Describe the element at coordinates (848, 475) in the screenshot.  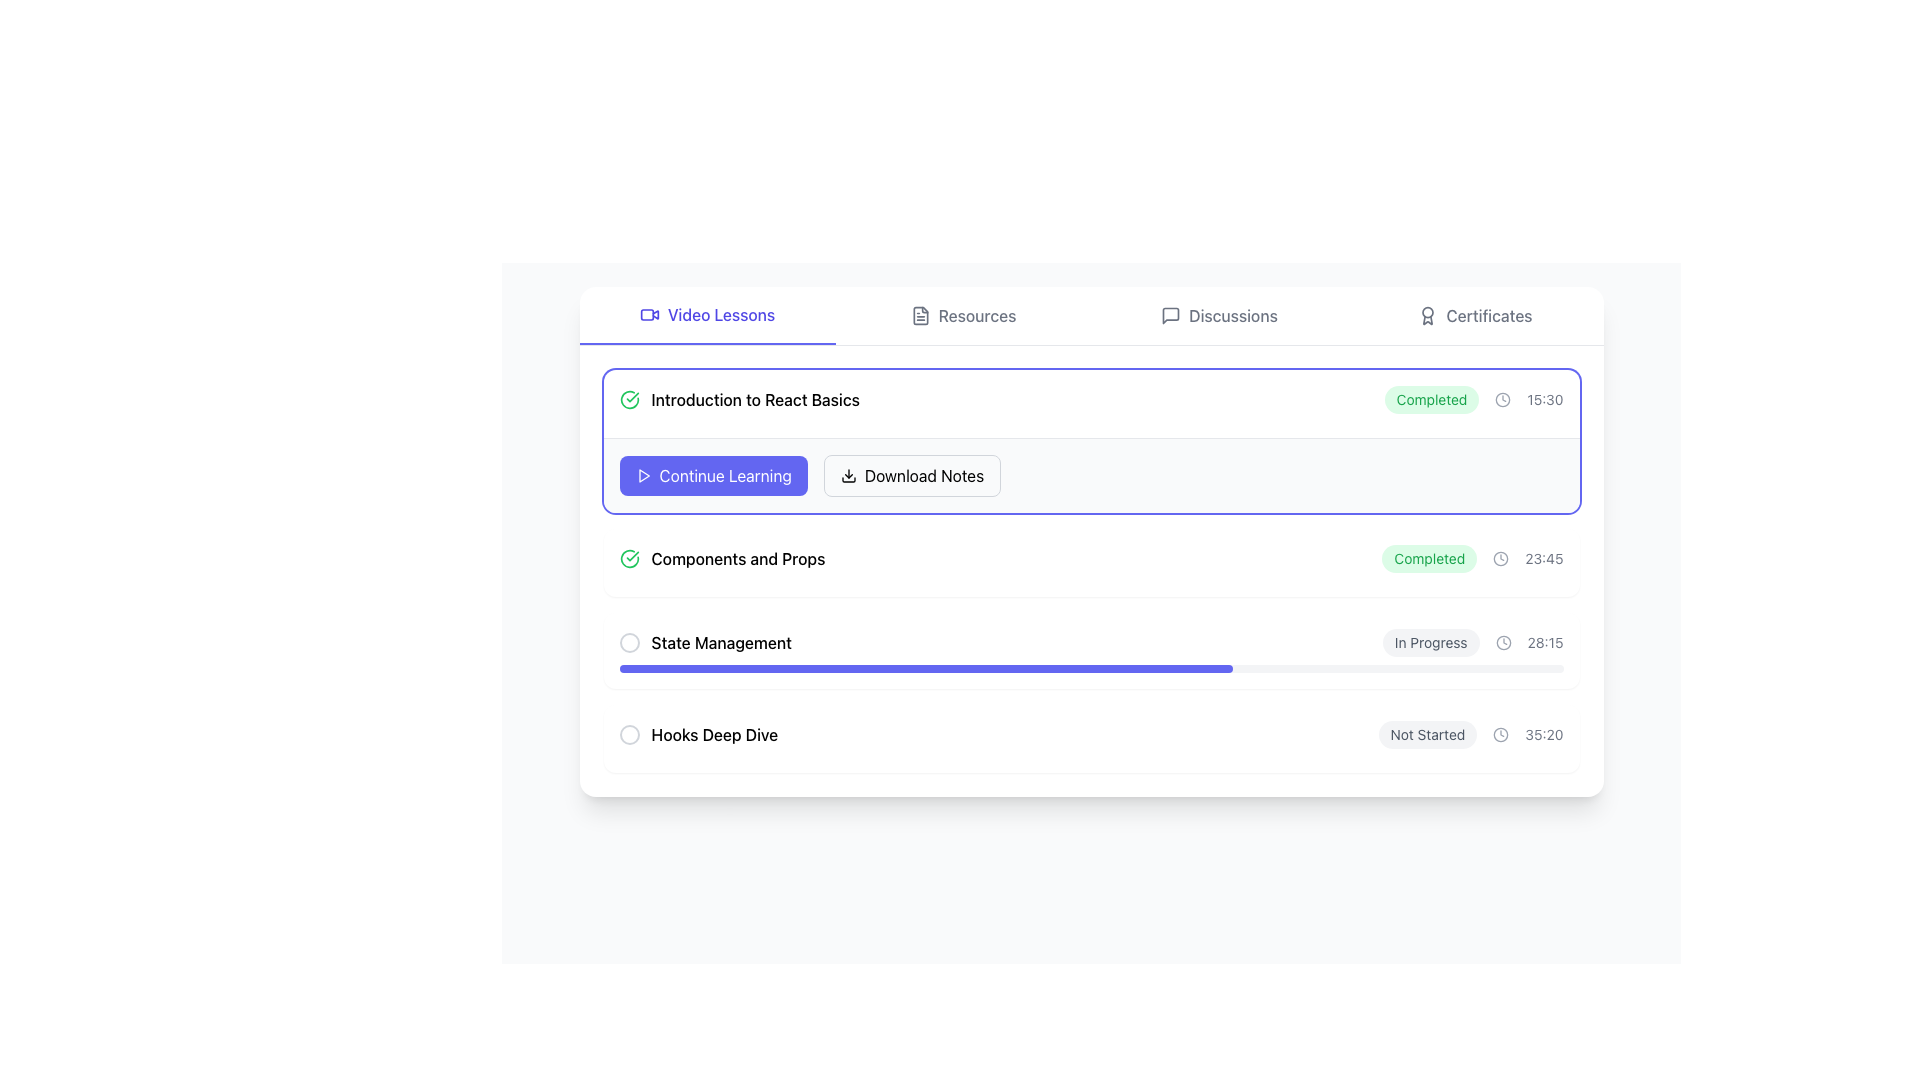
I see `the SVG download icon located to the left of the 'Download Notes' text in the 'Introduction to React Basics' section` at that location.